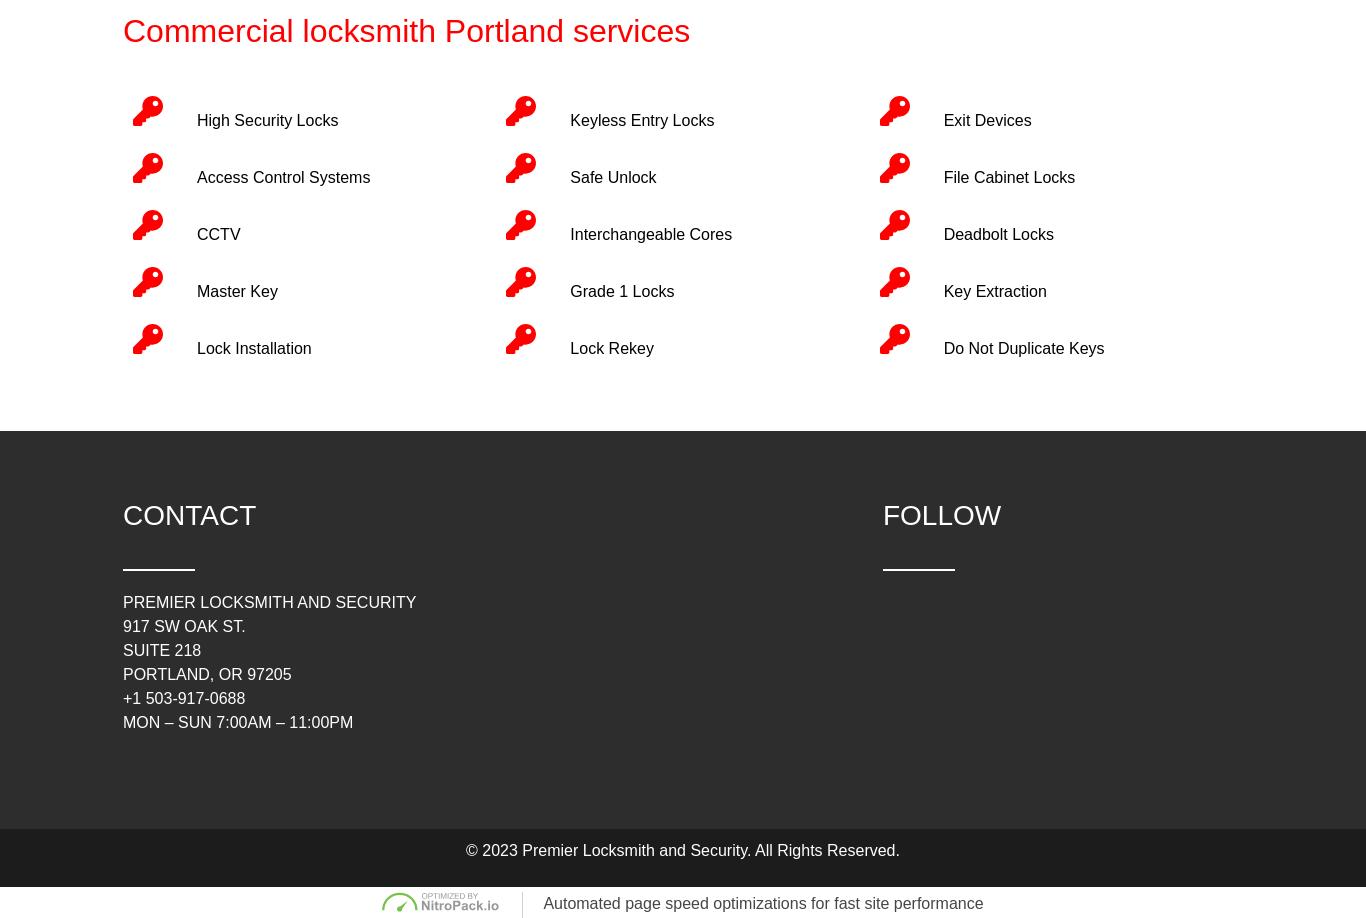  I want to click on 'Follow', so click(941, 514).